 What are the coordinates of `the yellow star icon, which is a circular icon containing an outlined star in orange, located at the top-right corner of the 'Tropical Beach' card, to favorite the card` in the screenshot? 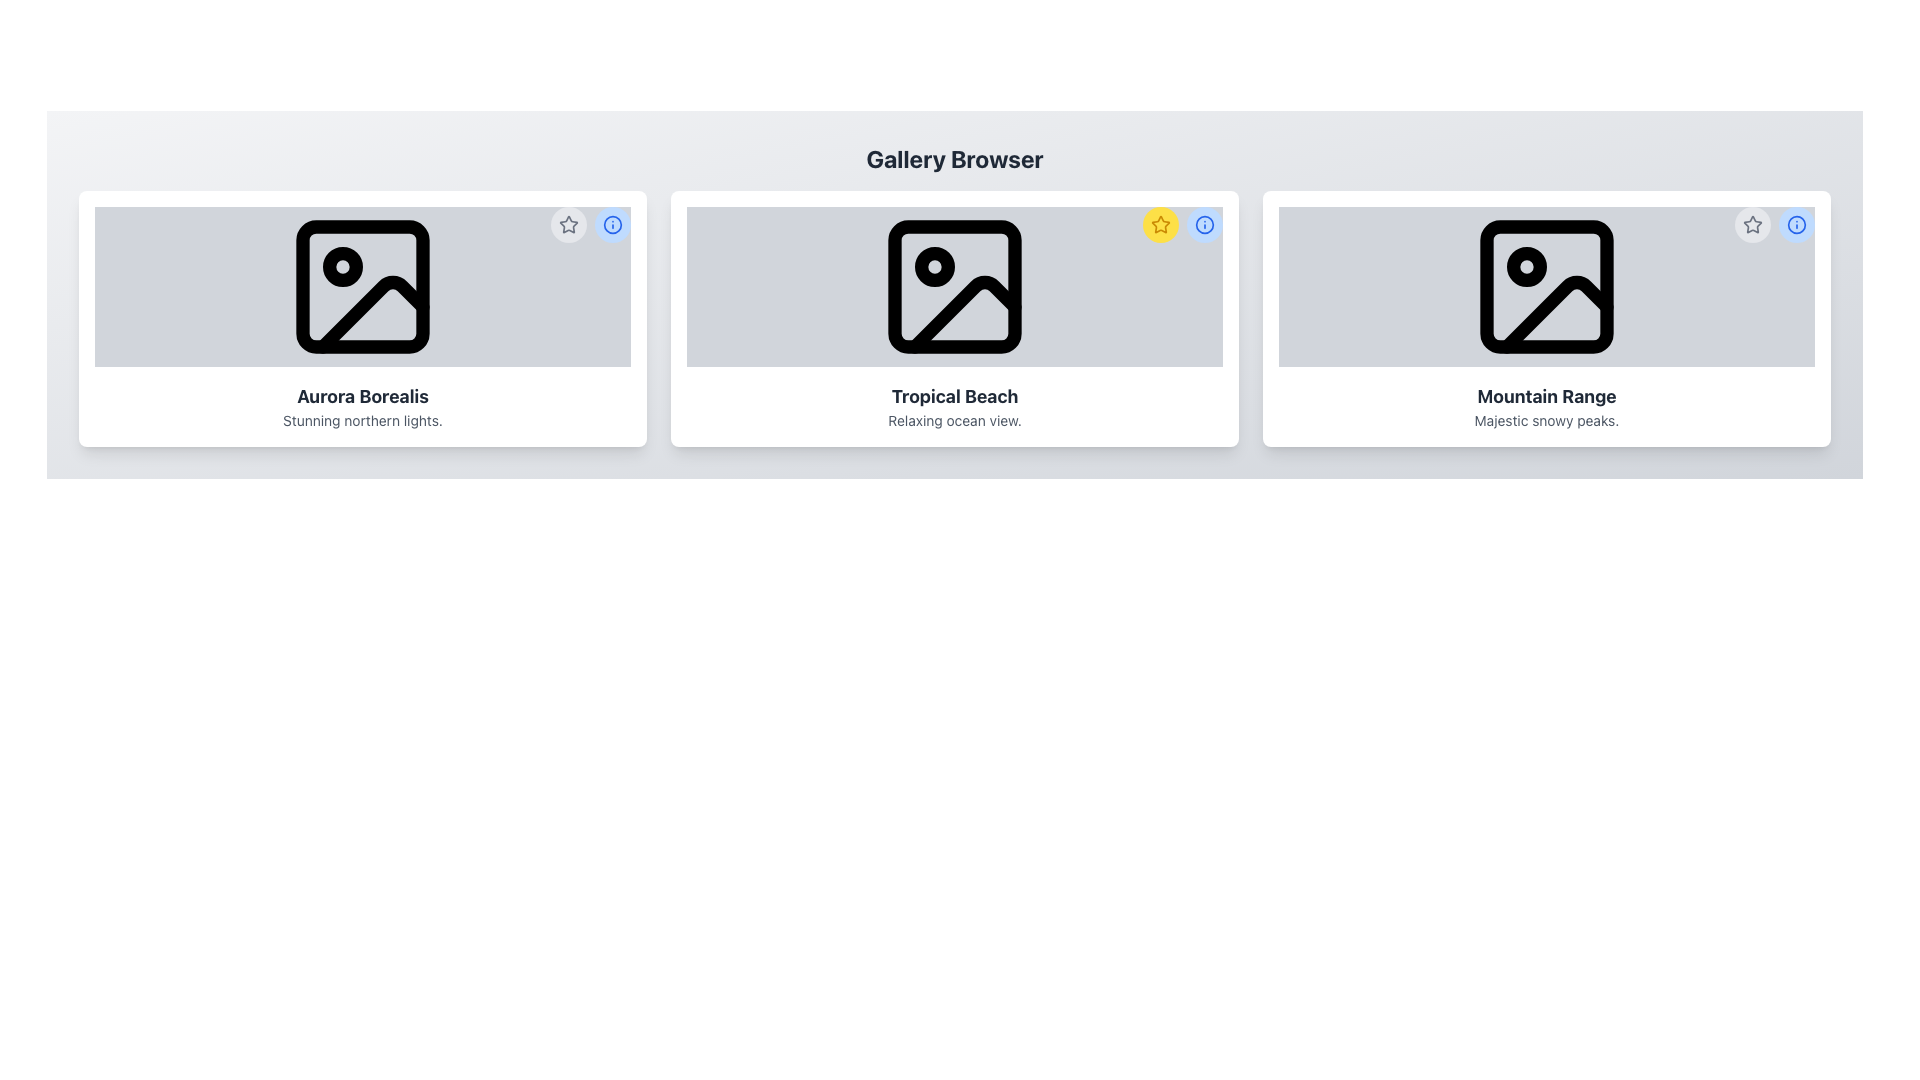 It's located at (1182, 224).